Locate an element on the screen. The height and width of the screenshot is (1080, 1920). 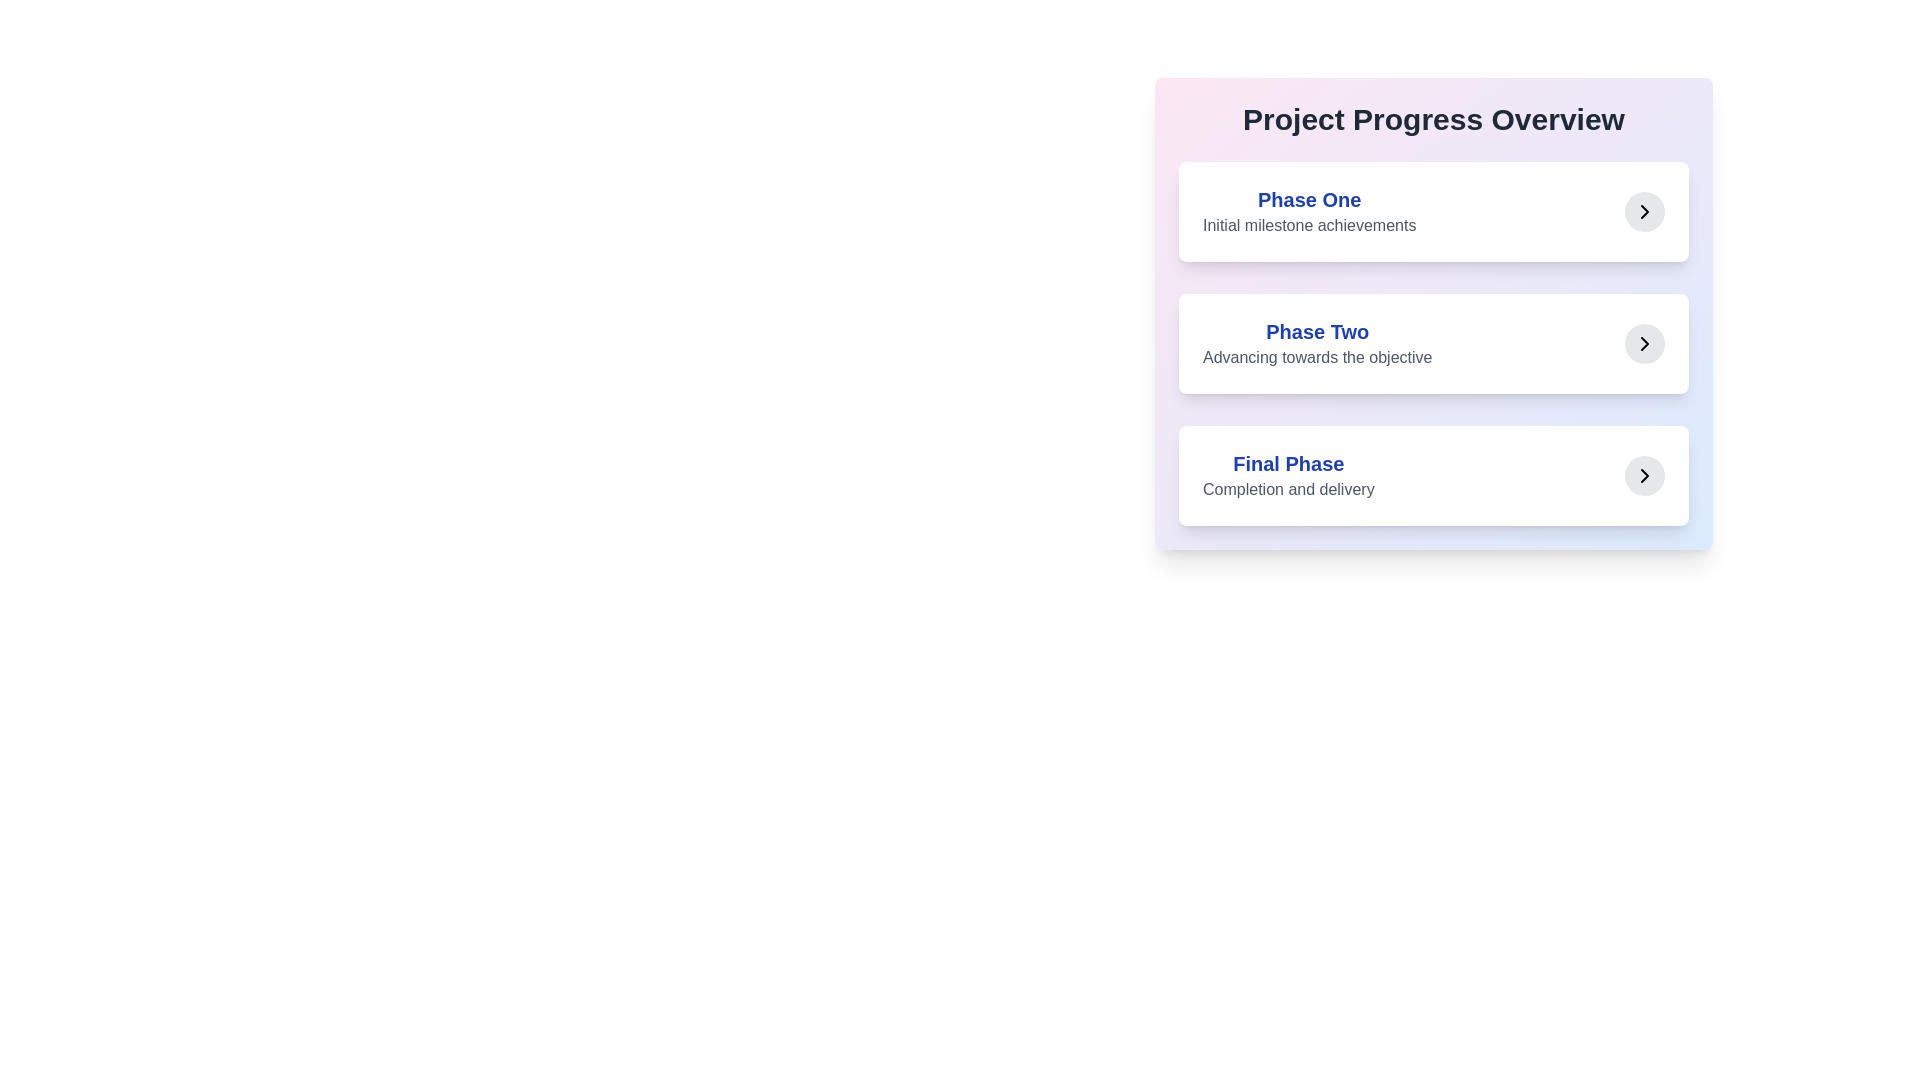
the 'Phase Two' clickable panel in the Project Progress Overview is located at coordinates (1433, 342).